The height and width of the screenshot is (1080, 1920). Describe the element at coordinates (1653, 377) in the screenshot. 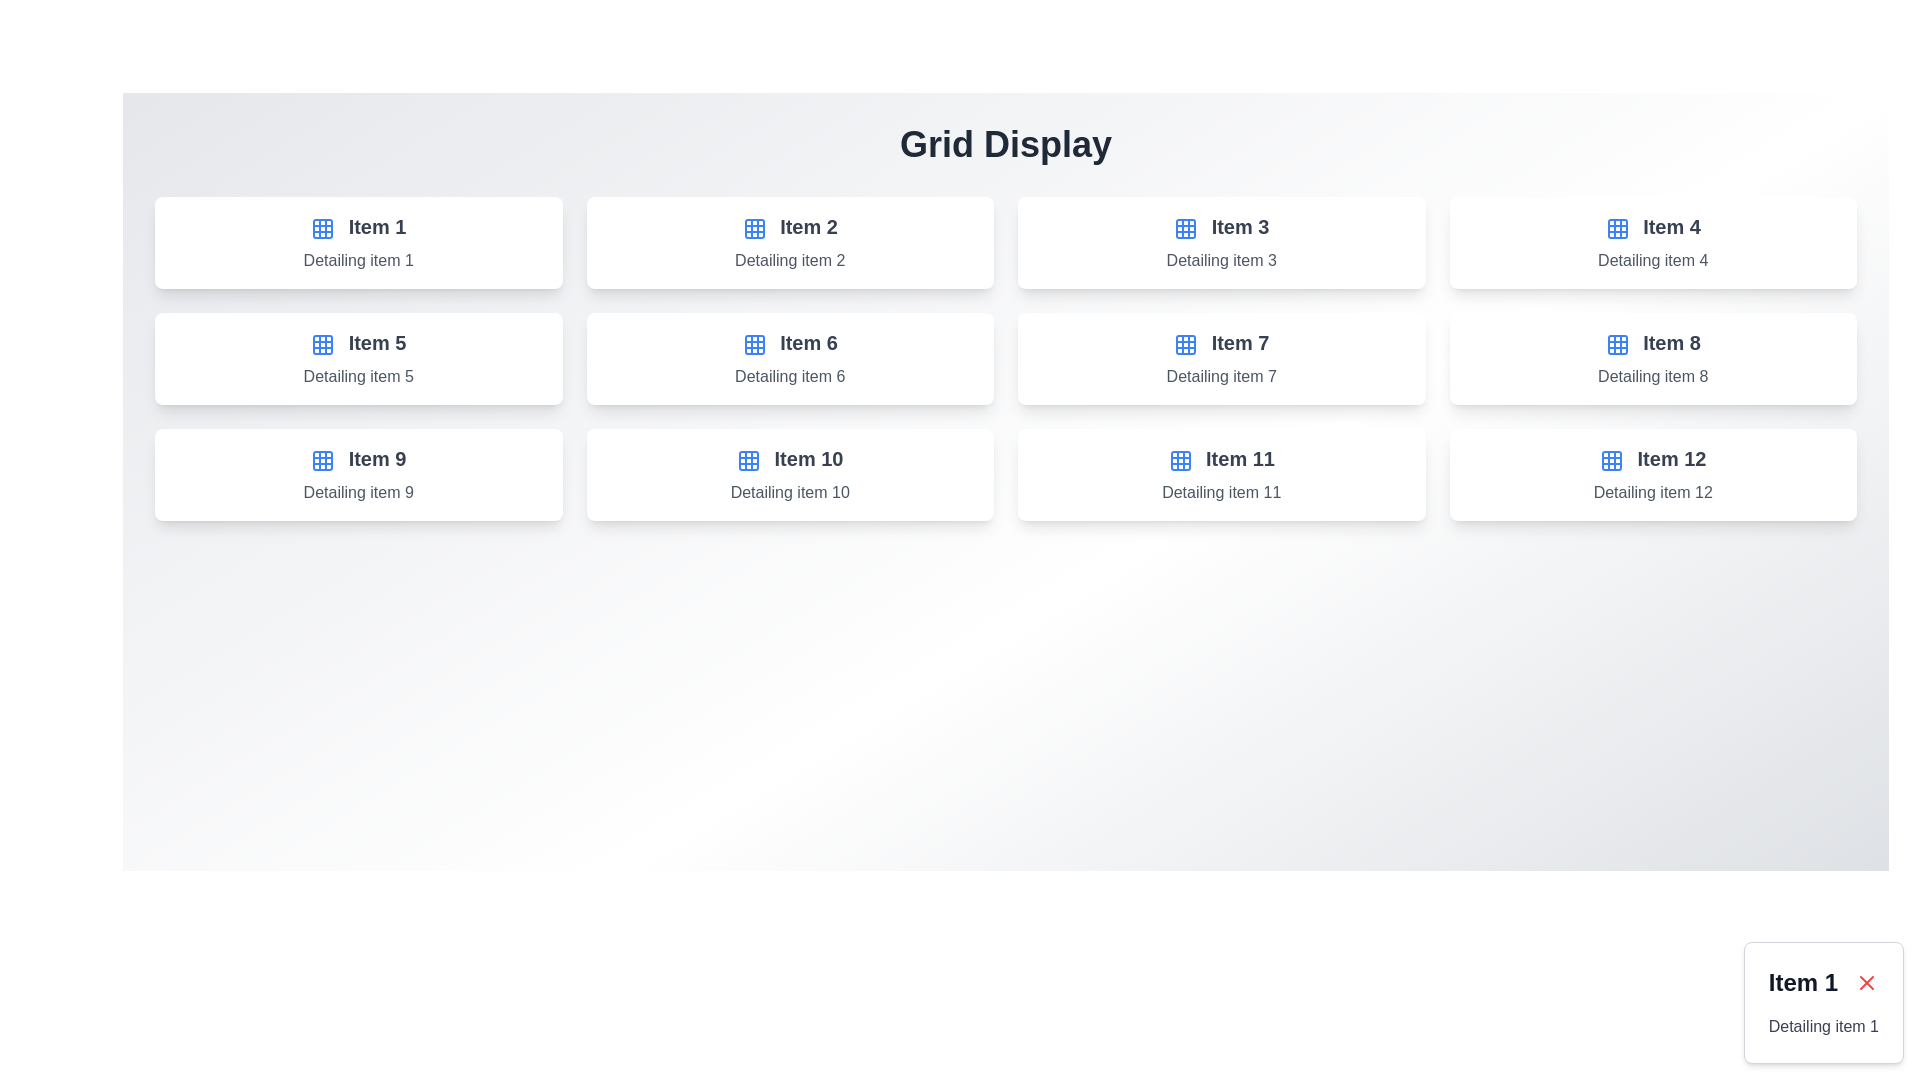

I see `the text element displaying 'Detailing item 8', which is the subtext below 'Item 8' in the card component located in the second row, fourth column of the grid` at that location.